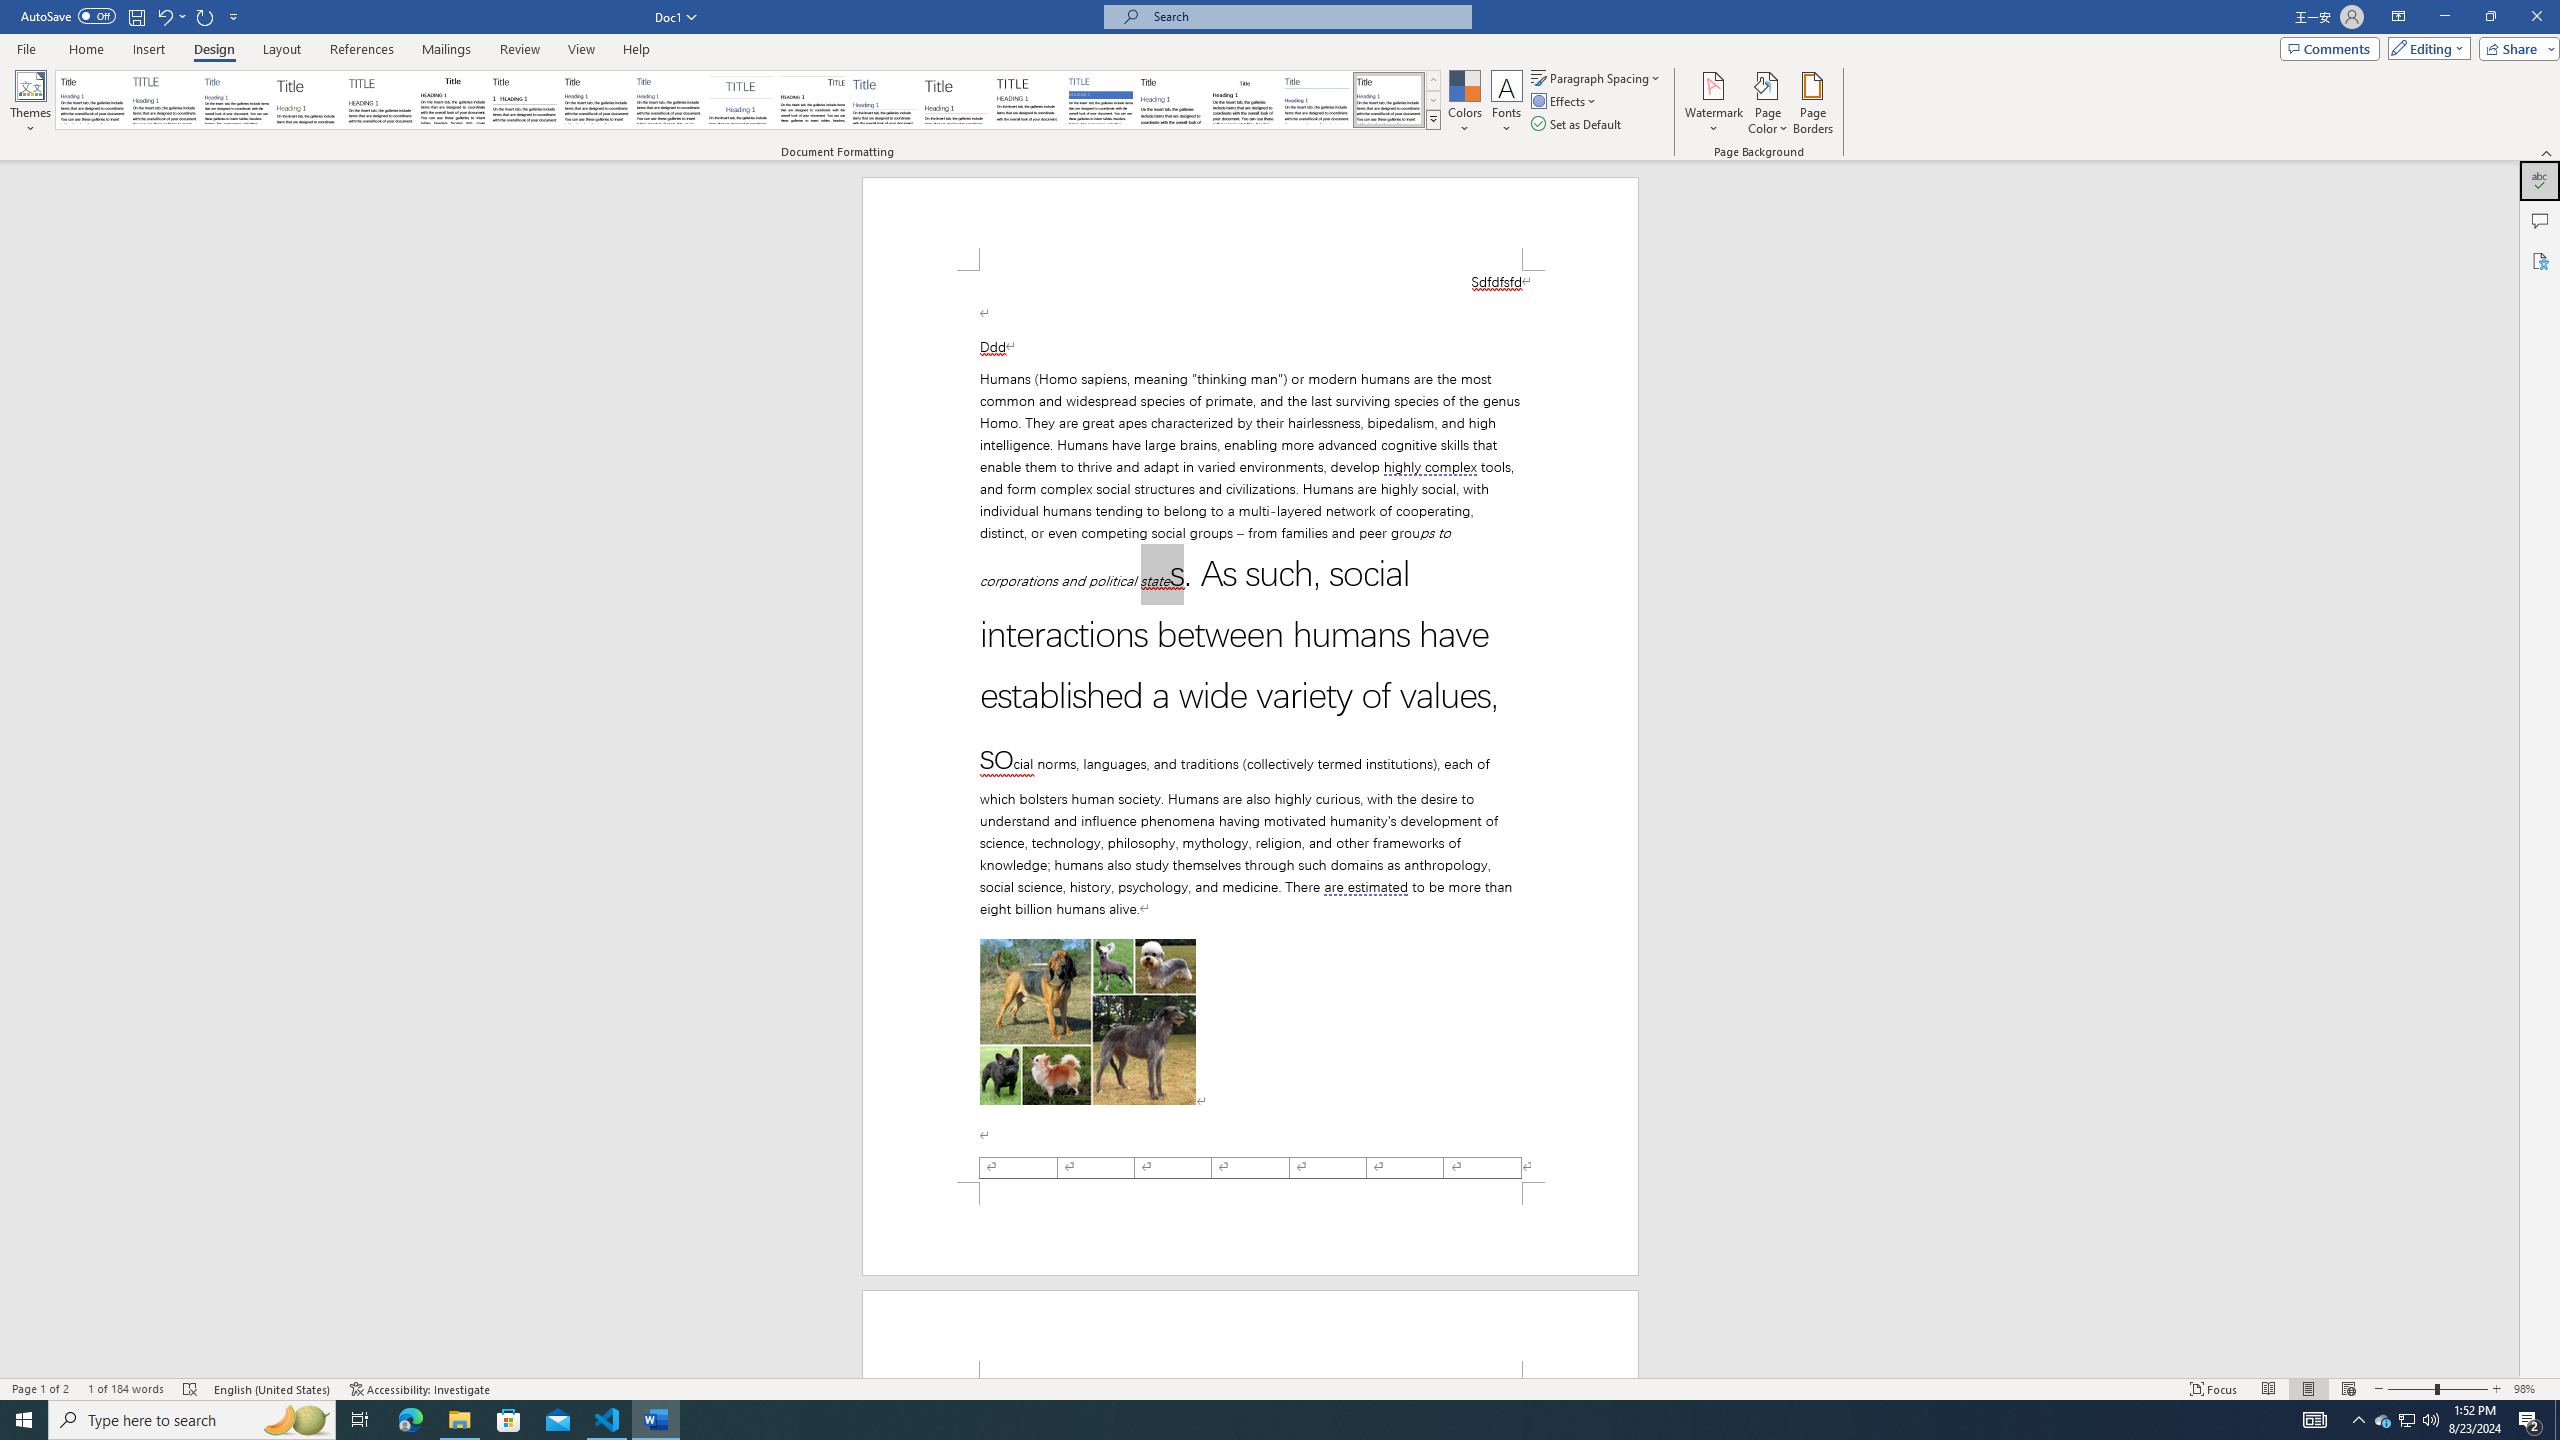 The width and height of the screenshot is (2560, 1440). I want to click on 'Basic (Elegant)', so click(164, 99).